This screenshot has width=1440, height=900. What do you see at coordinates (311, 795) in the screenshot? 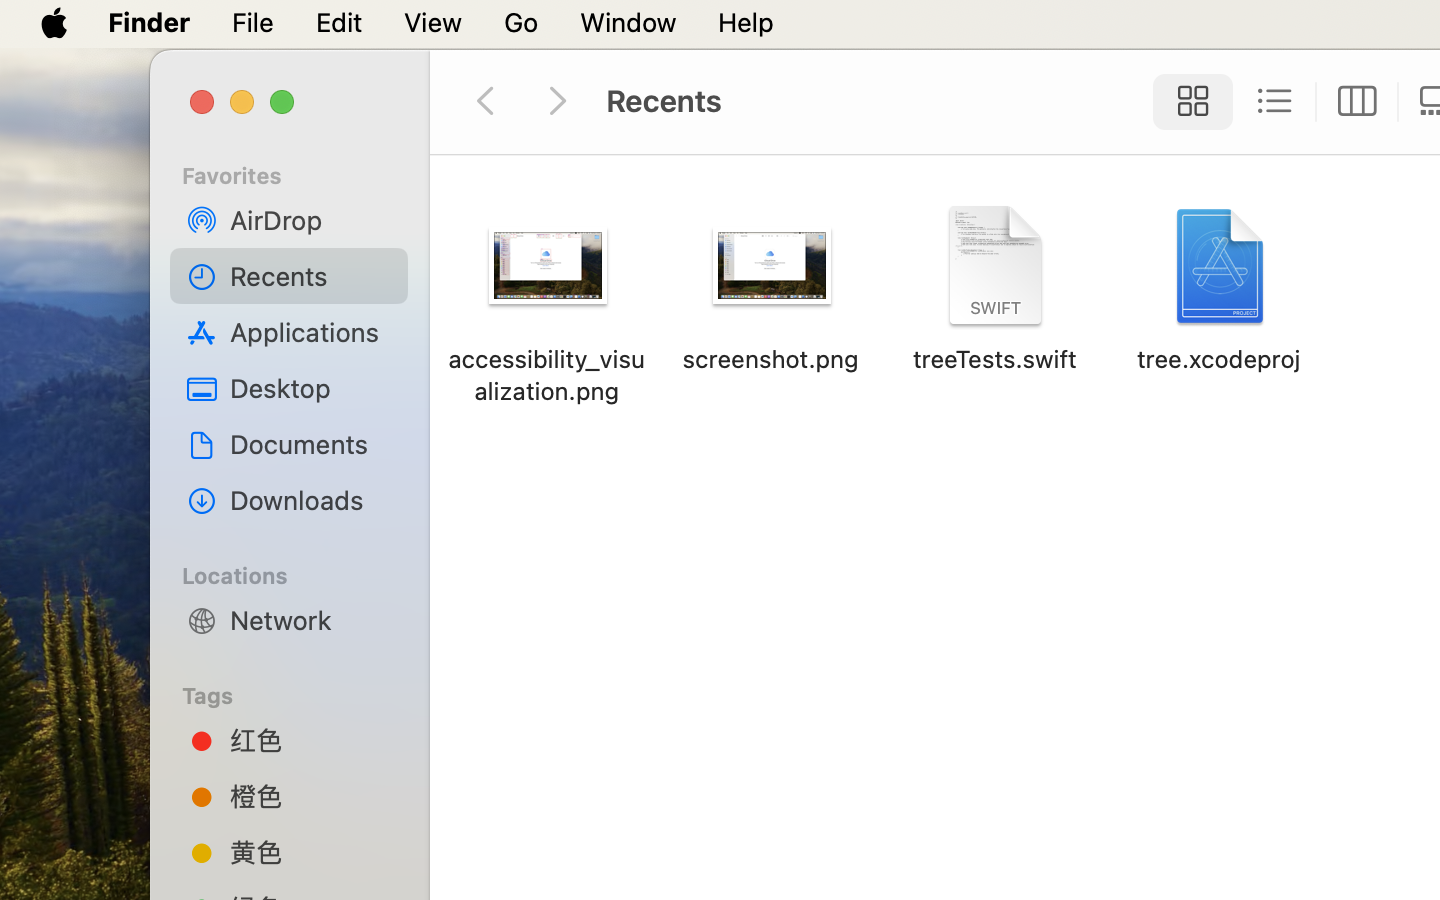
I see `'橙色'` at bounding box center [311, 795].